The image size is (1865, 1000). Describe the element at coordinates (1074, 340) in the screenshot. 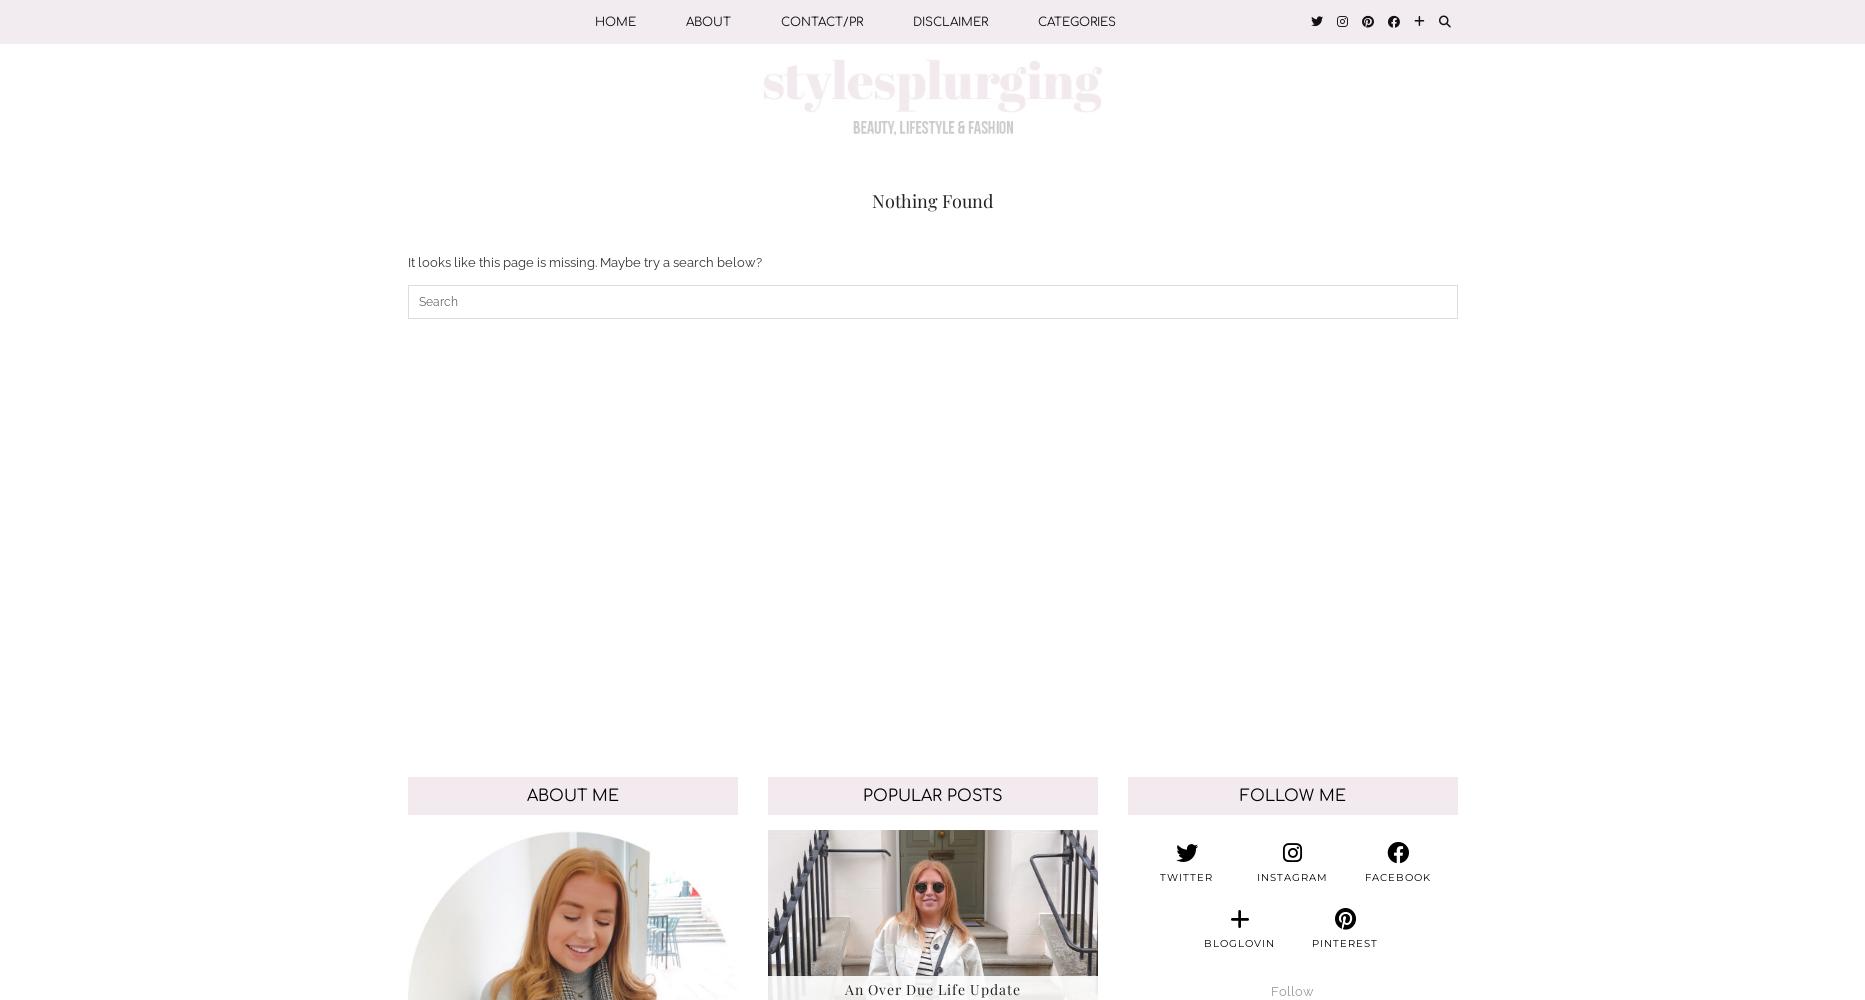

I see `'christmas'` at that location.